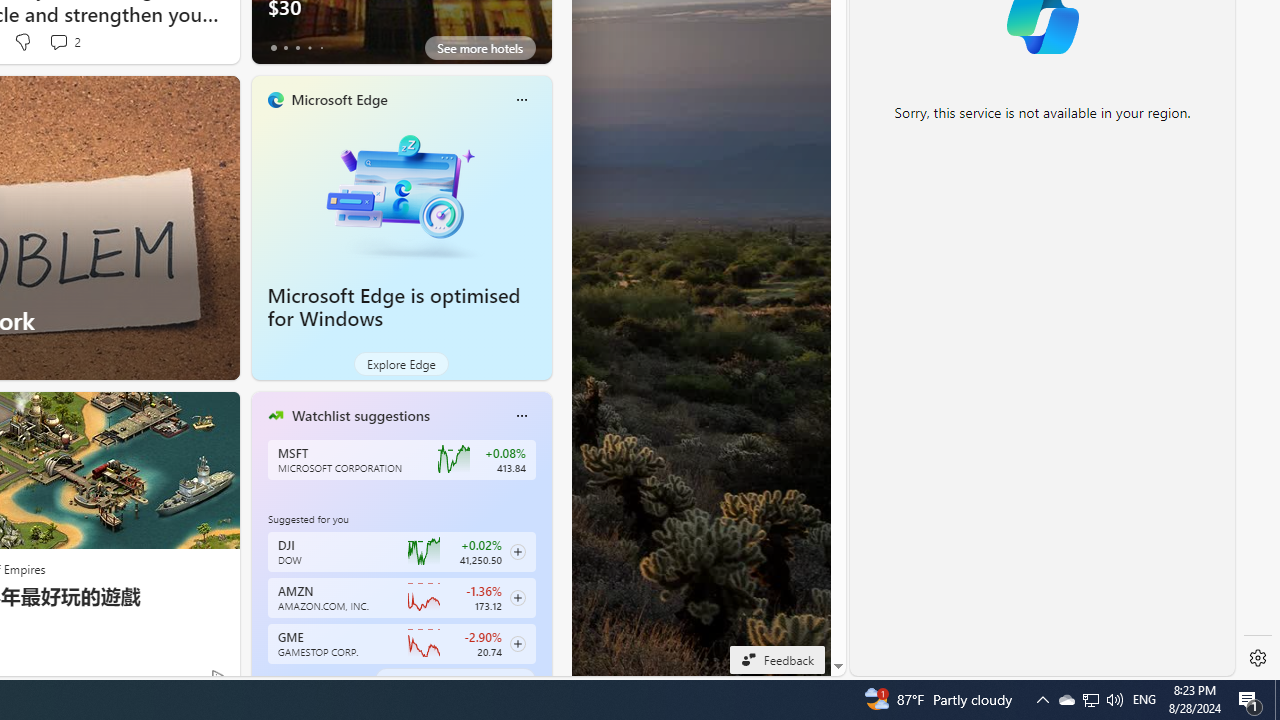  What do you see at coordinates (400, 363) in the screenshot?
I see `'Explore Edge'` at bounding box center [400, 363].